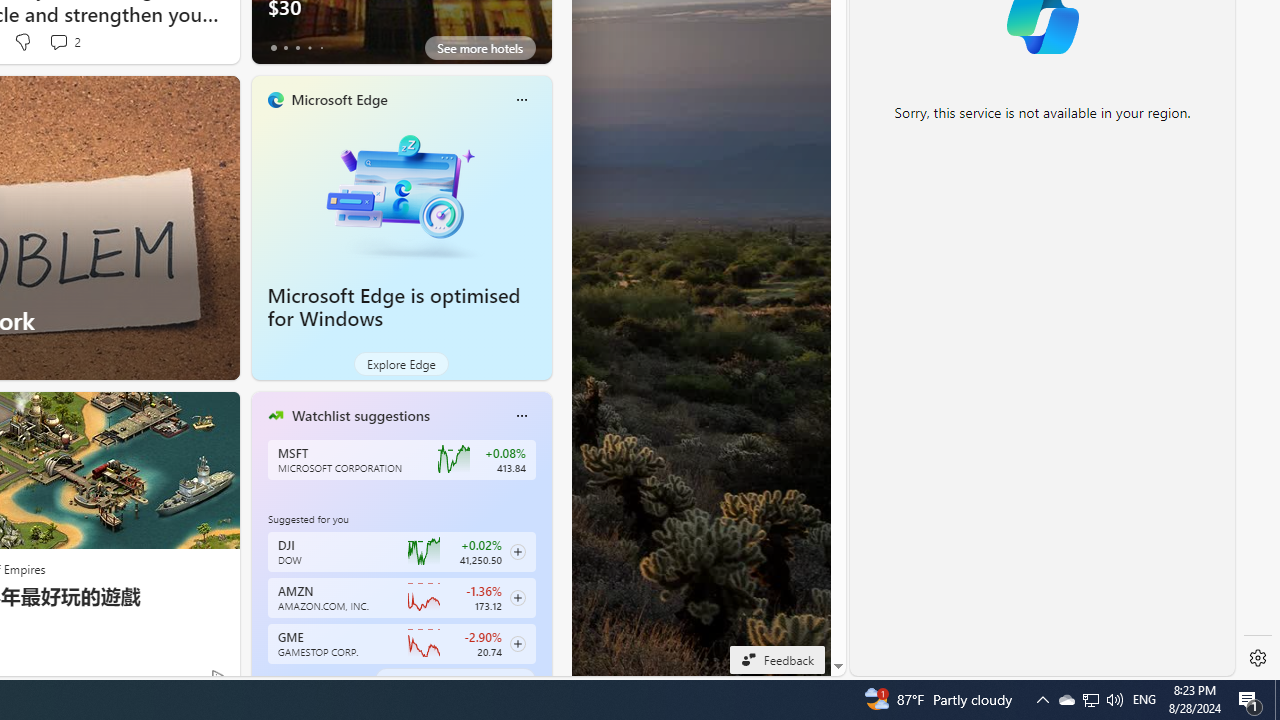  What do you see at coordinates (400, 363) in the screenshot?
I see `'Explore Edge'` at bounding box center [400, 363].